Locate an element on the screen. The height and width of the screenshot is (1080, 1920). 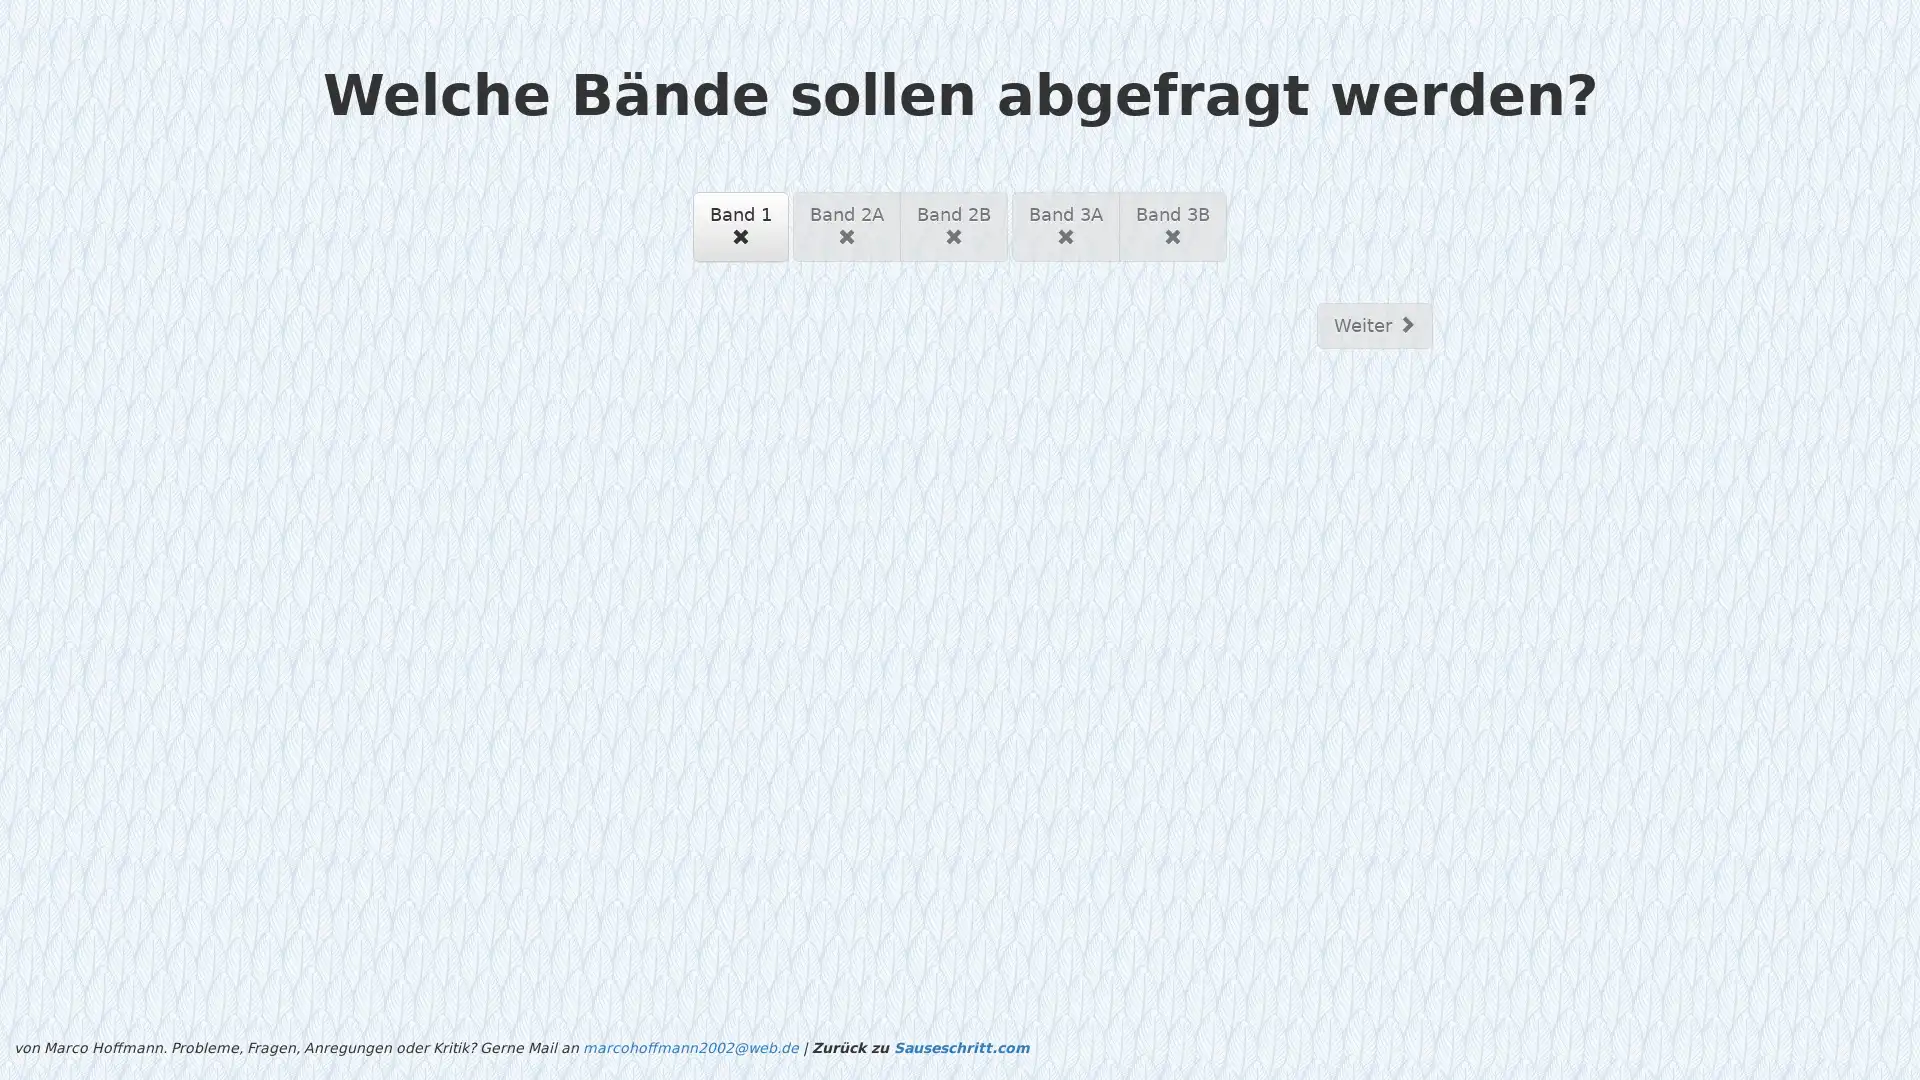
Band 1 is located at coordinates (739, 226).